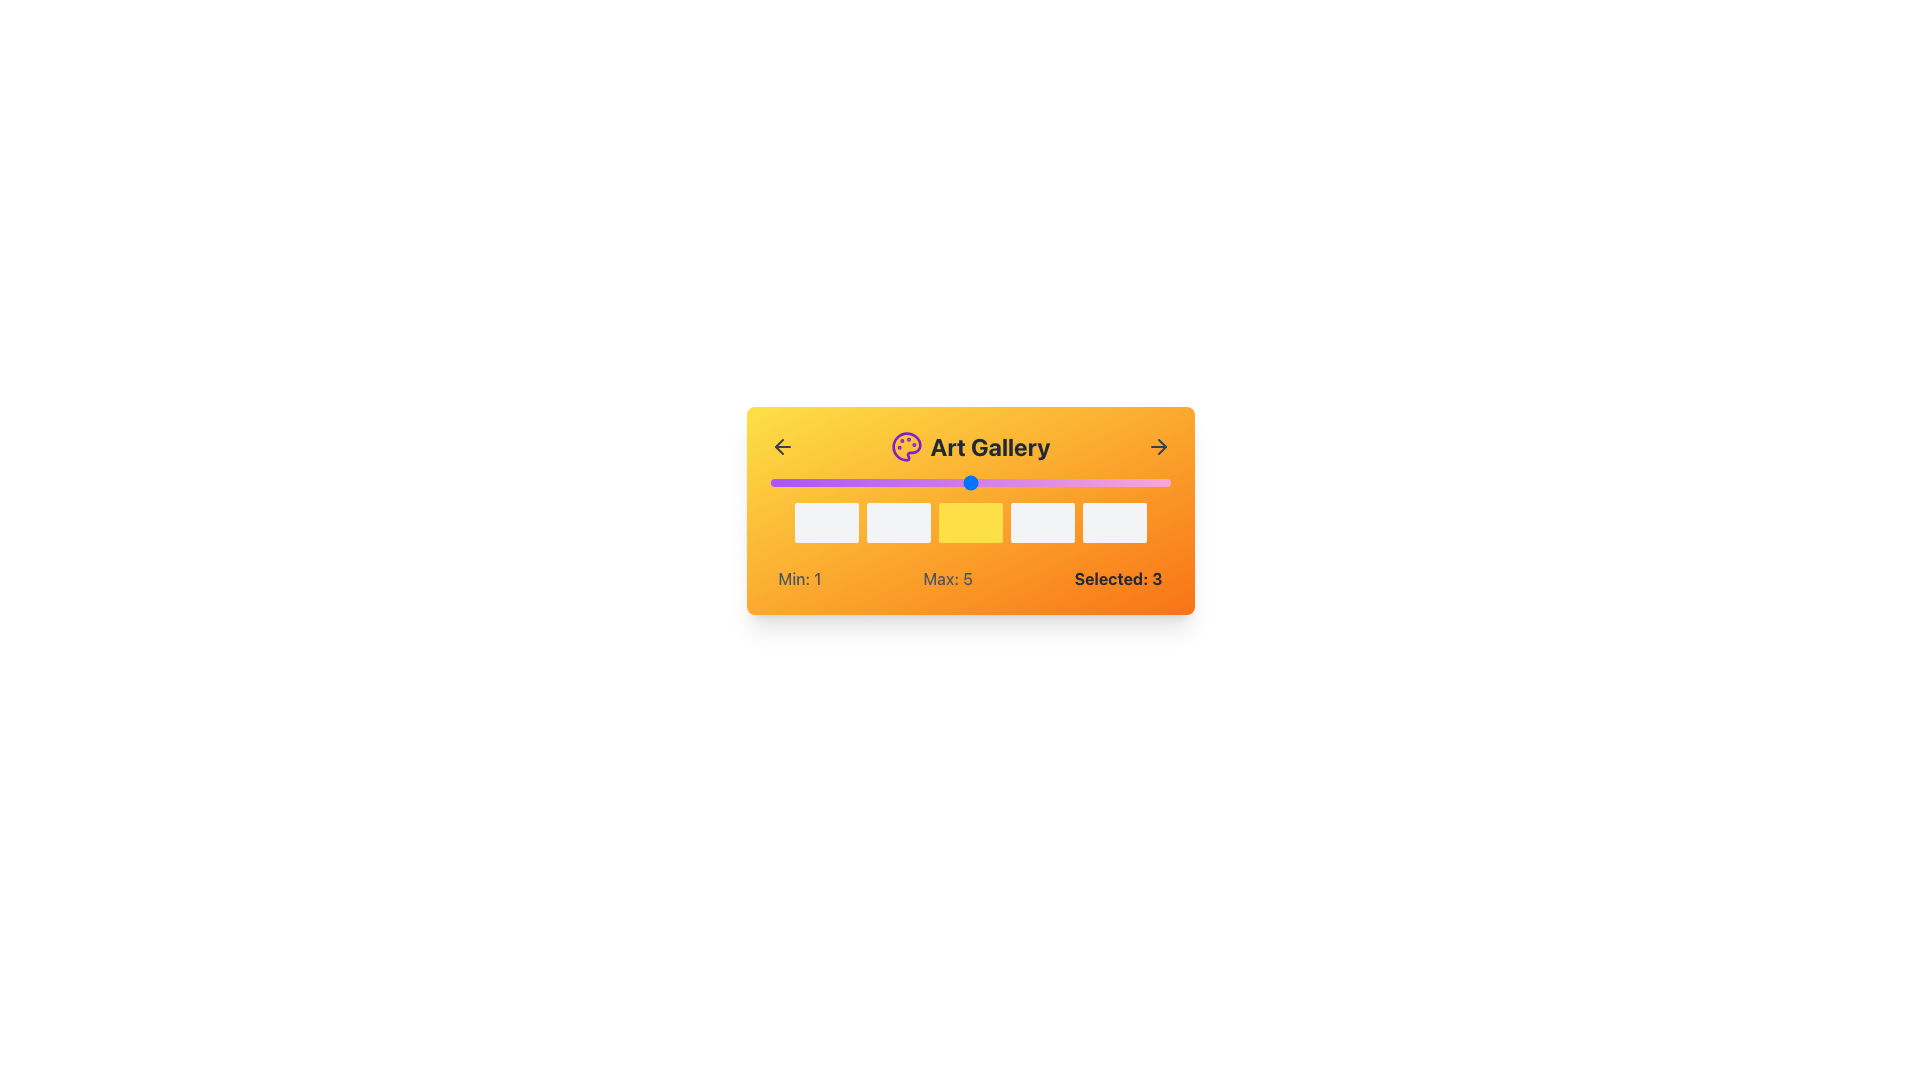 This screenshot has width=1920, height=1080. Describe the element at coordinates (870, 482) in the screenshot. I see `slider value` at that location.